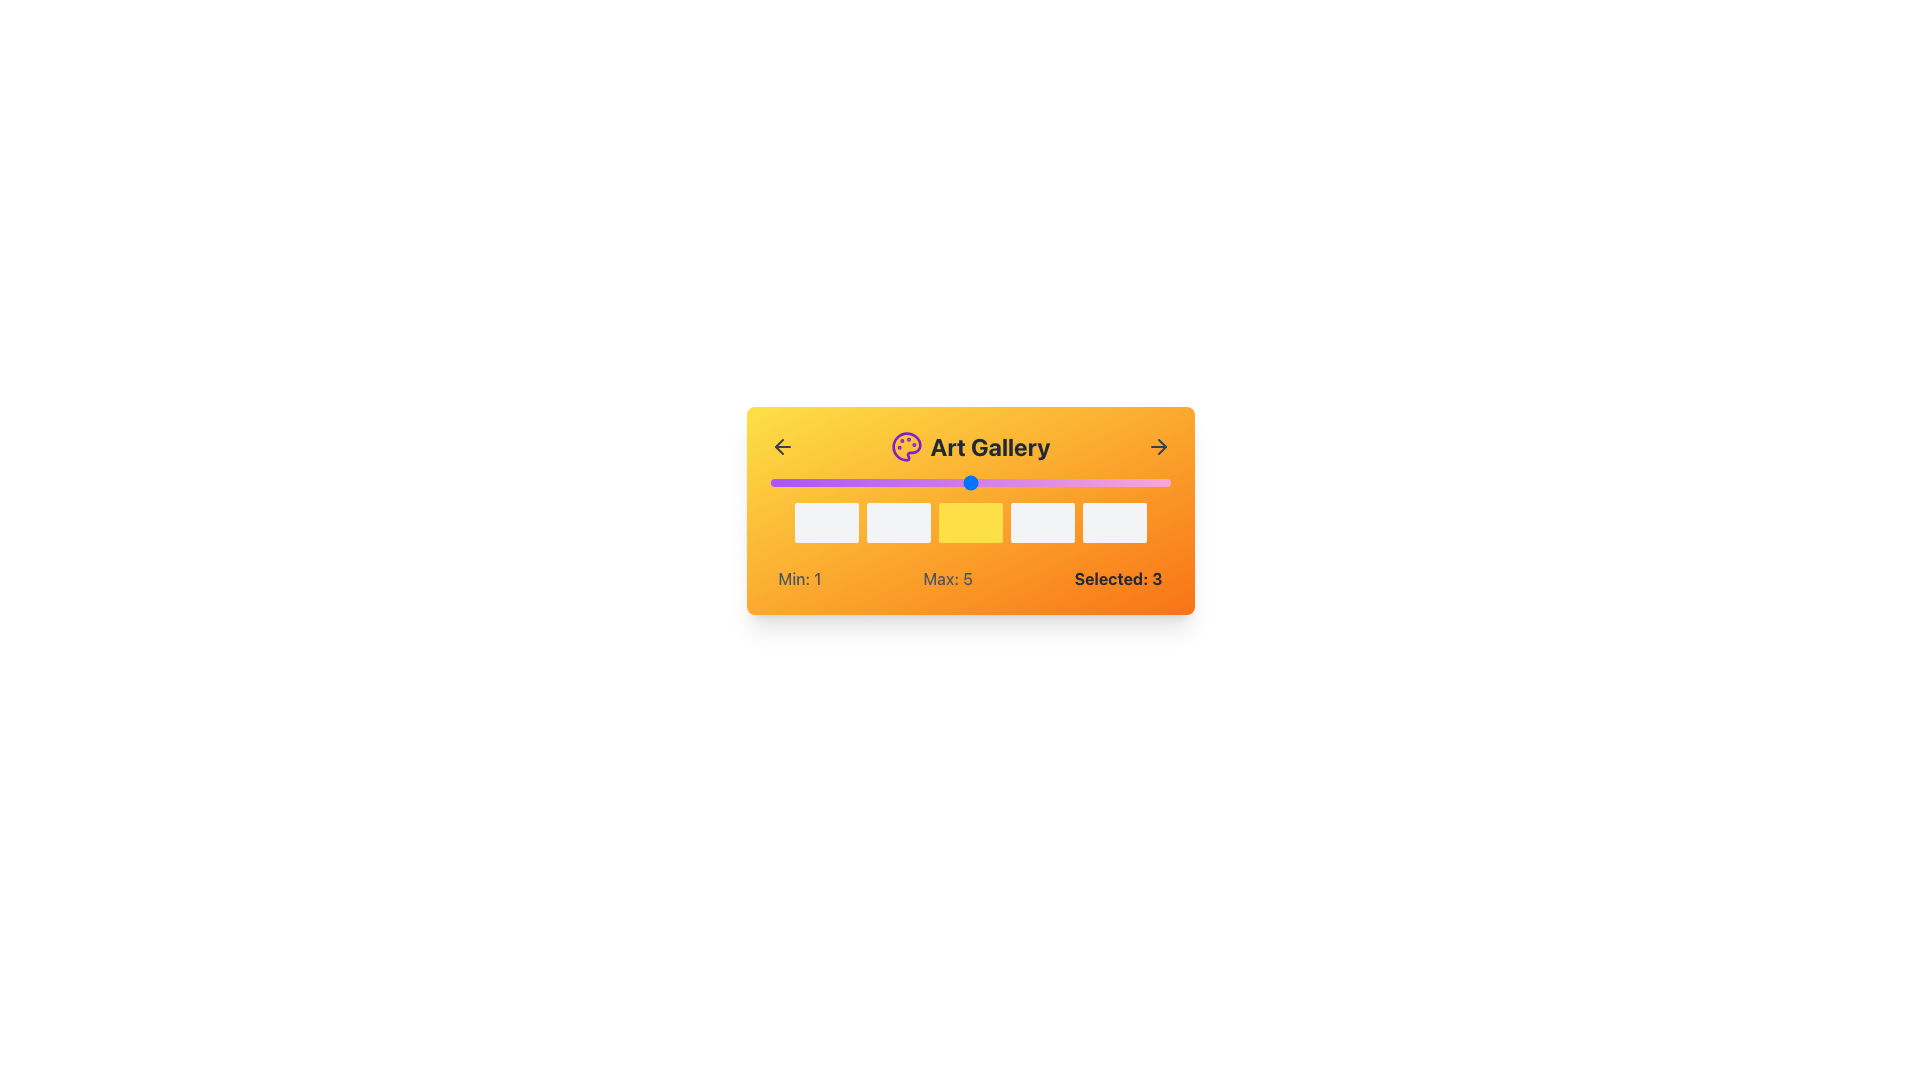 This screenshot has width=1920, height=1080. Describe the element at coordinates (870, 482) in the screenshot. I see `slider value` at that location.